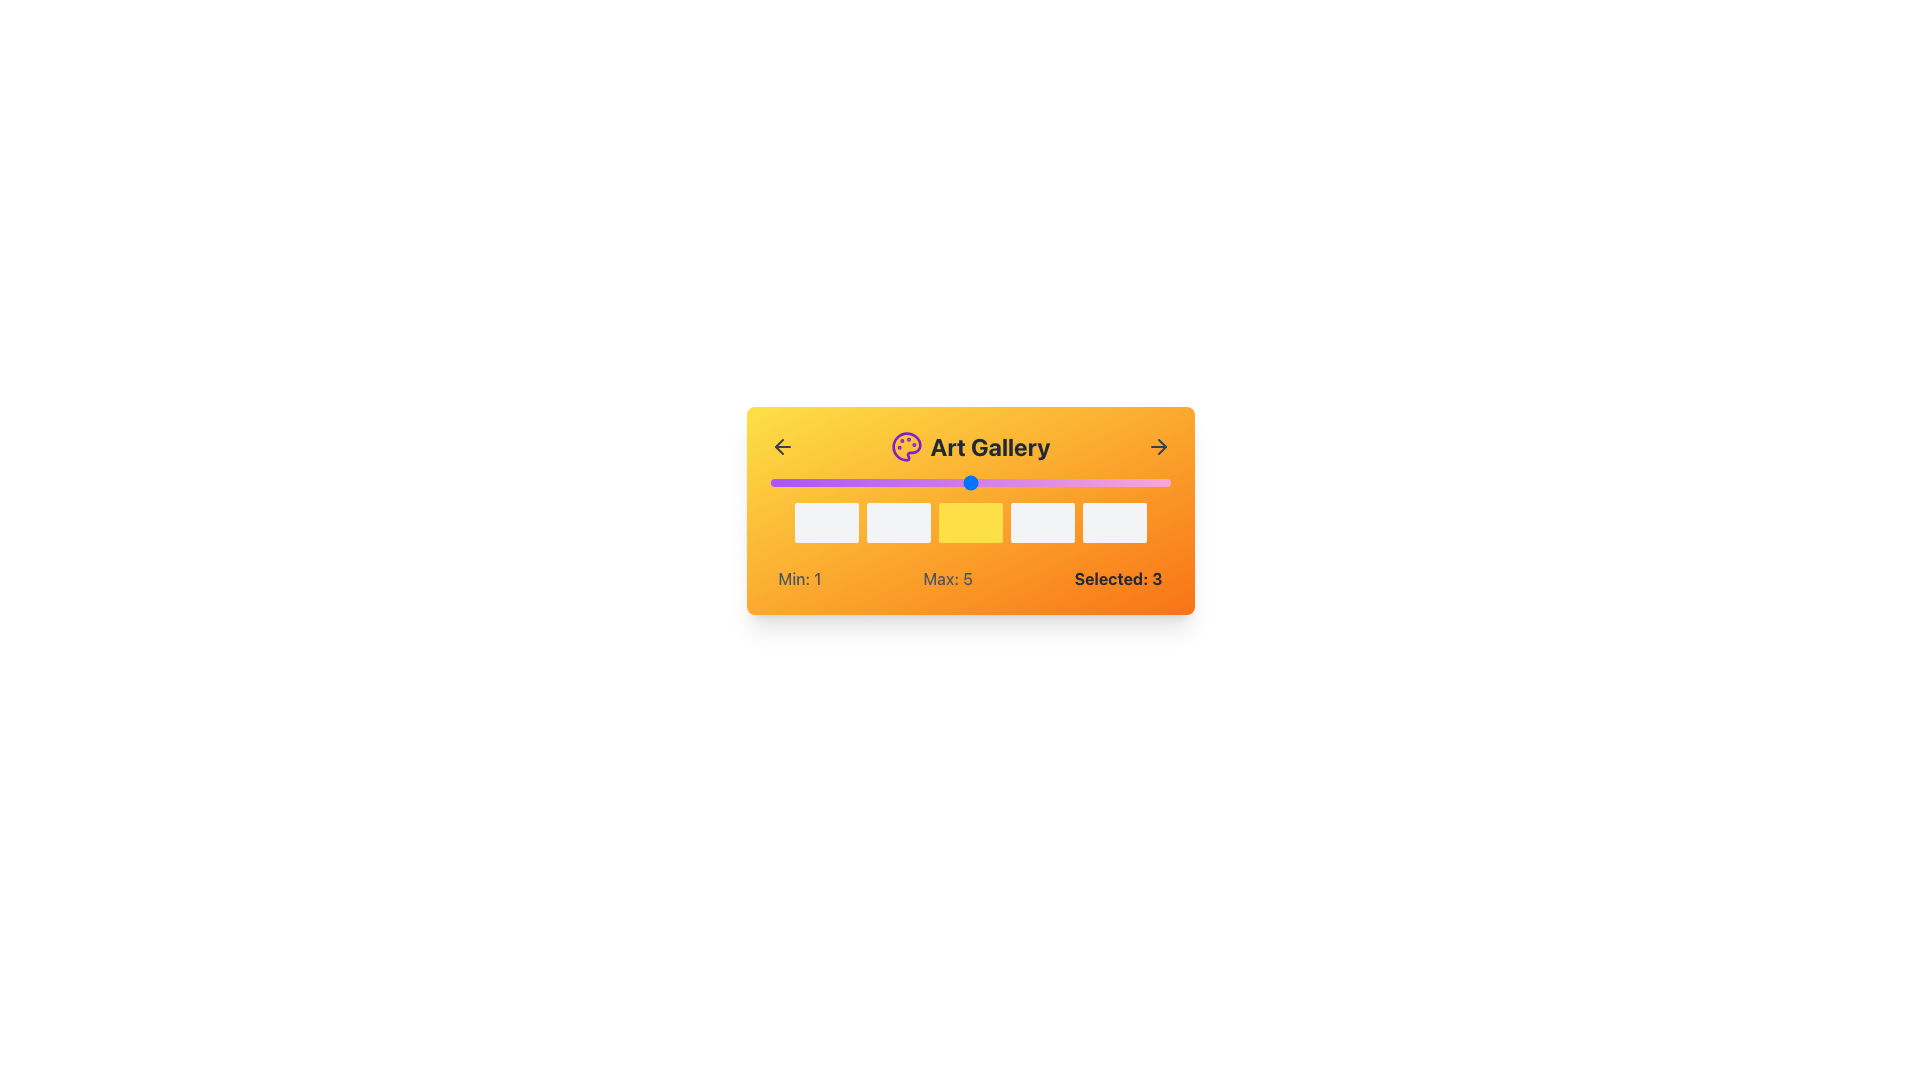 This screenshot has width=1920, height=1080. Describe the element at coordinates (870, 482) in the screenshot. I see `slider value` at that location.